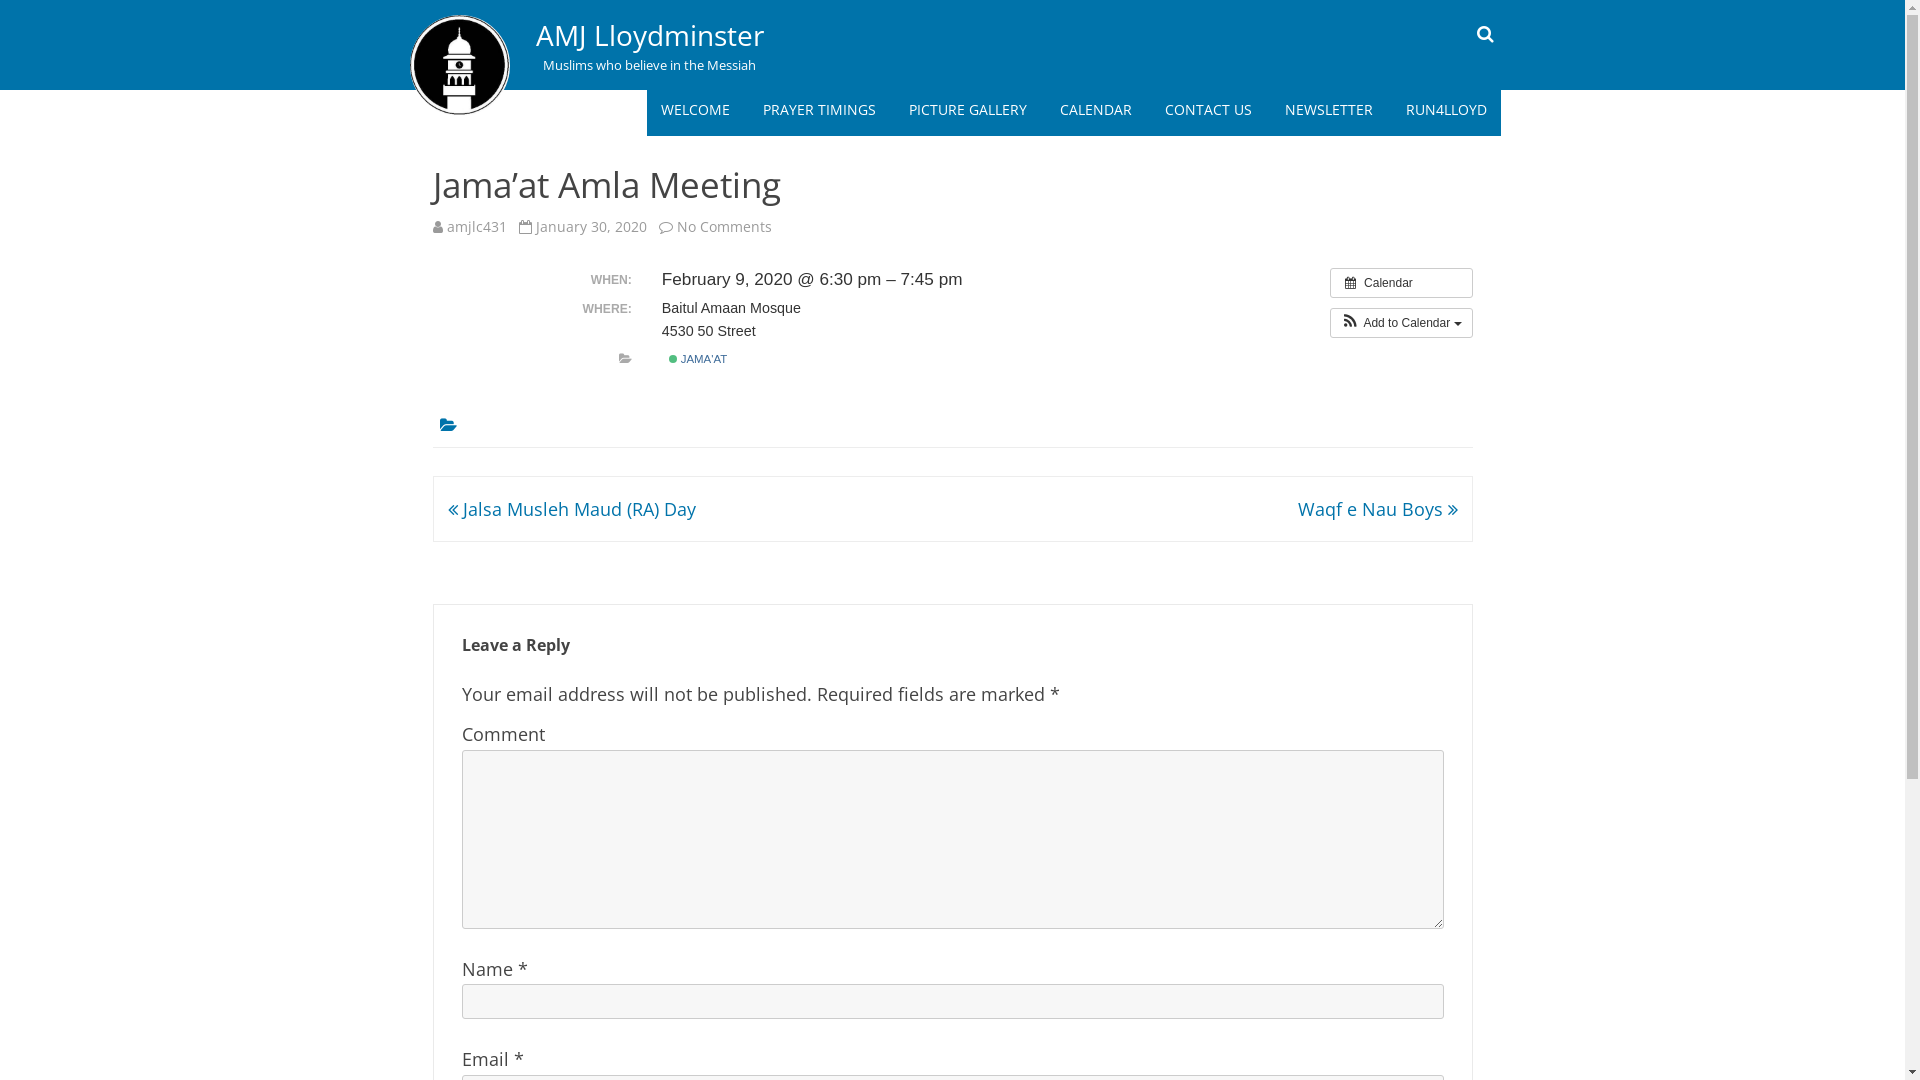 This screenshot has height=1080, width=1920. I want to click on 'CONTACT US', so click(1206, 110).